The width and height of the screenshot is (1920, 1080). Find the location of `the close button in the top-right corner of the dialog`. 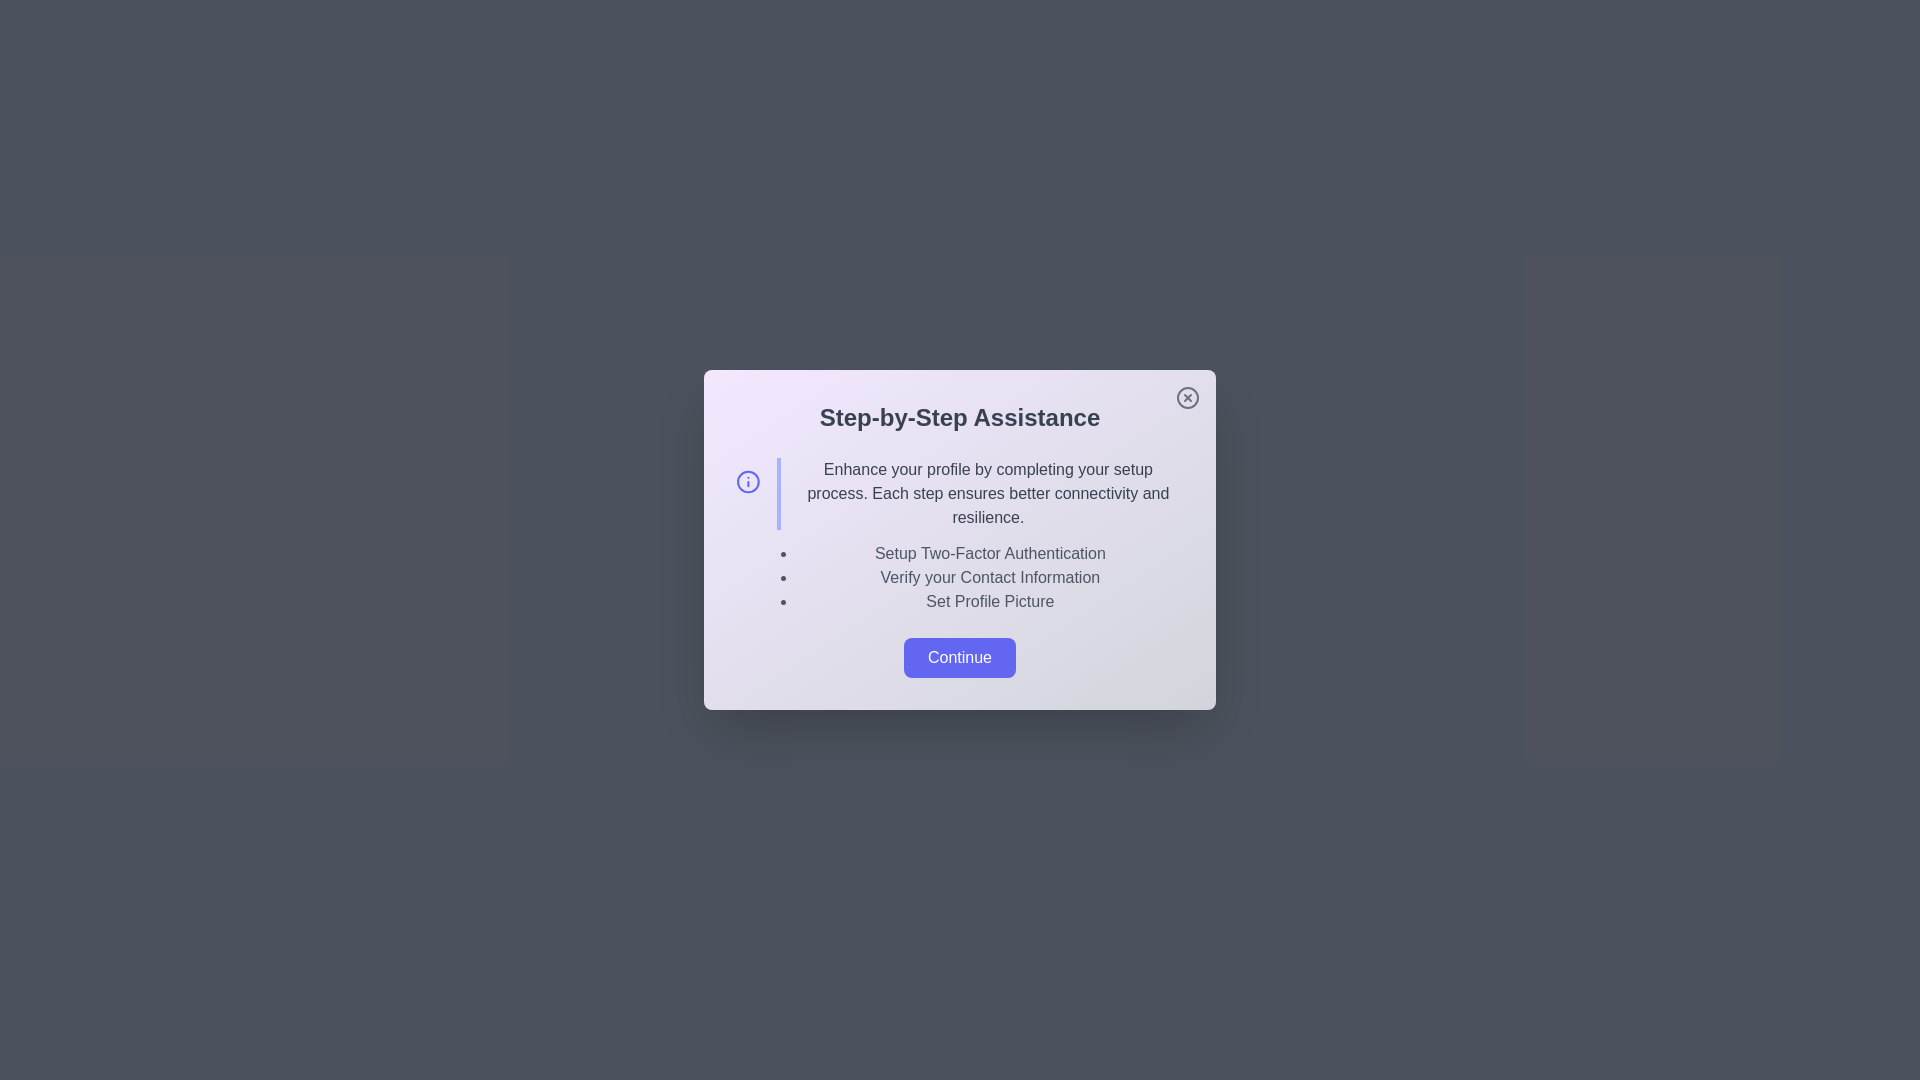

the close button in the top-right corner of the dialog is located at coordinates (1188, 397).